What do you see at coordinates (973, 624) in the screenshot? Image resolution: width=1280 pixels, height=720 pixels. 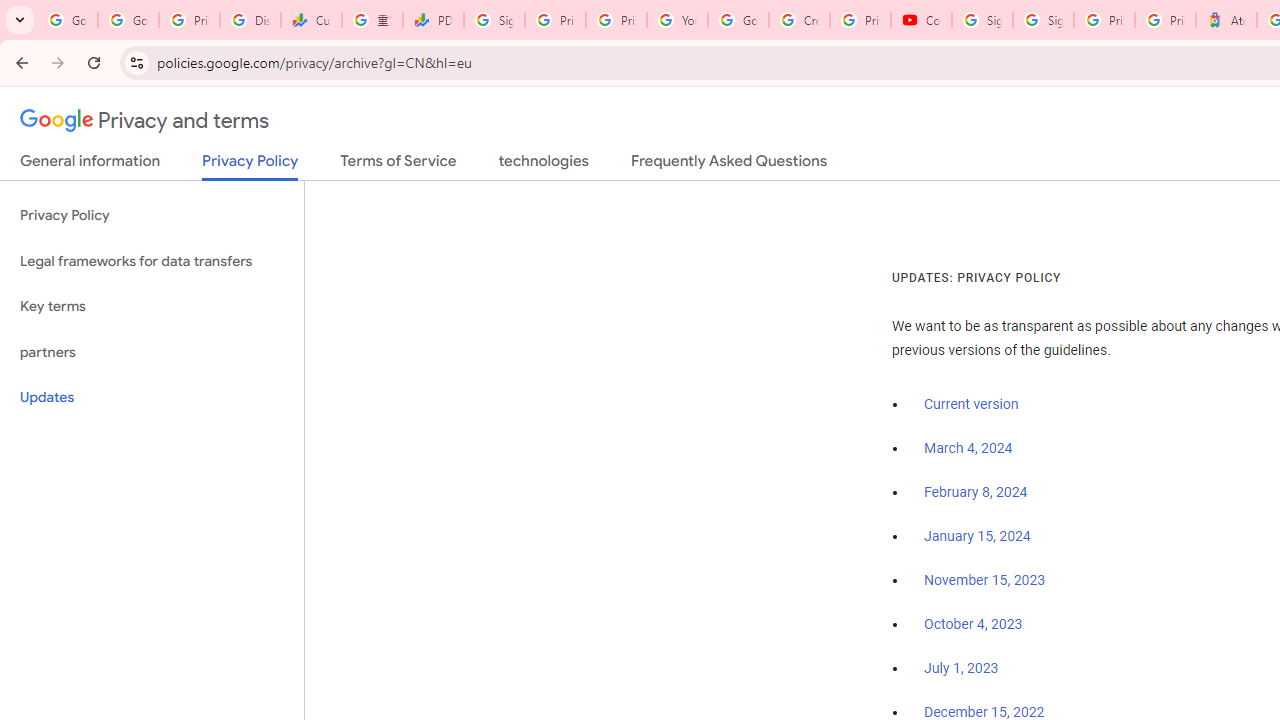 I see `'October 4, 2023'` at bounding box center [973, 624].